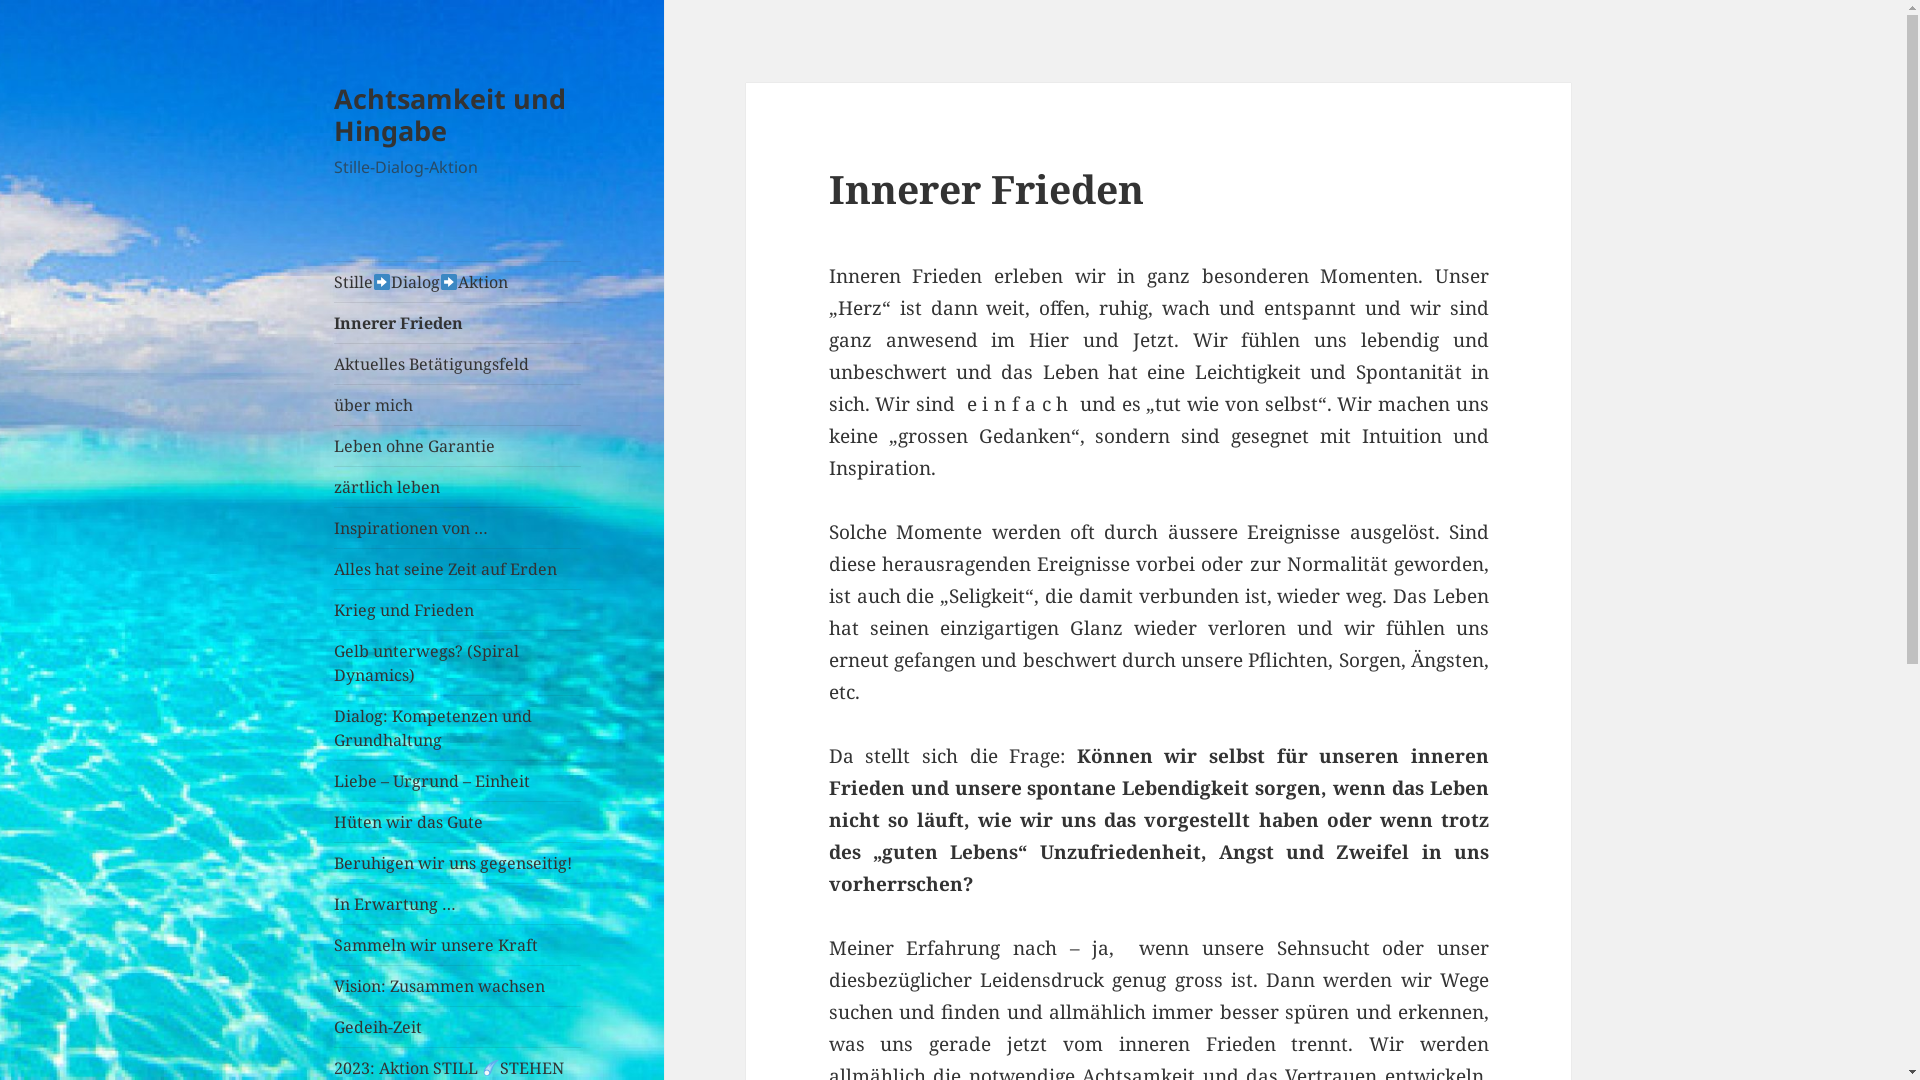 This screenshot has height=1080, width=1920. Describe the element at coordinates (334, 1026) in the screenshot. I see `'Gedeih-Zeit'` at that location.